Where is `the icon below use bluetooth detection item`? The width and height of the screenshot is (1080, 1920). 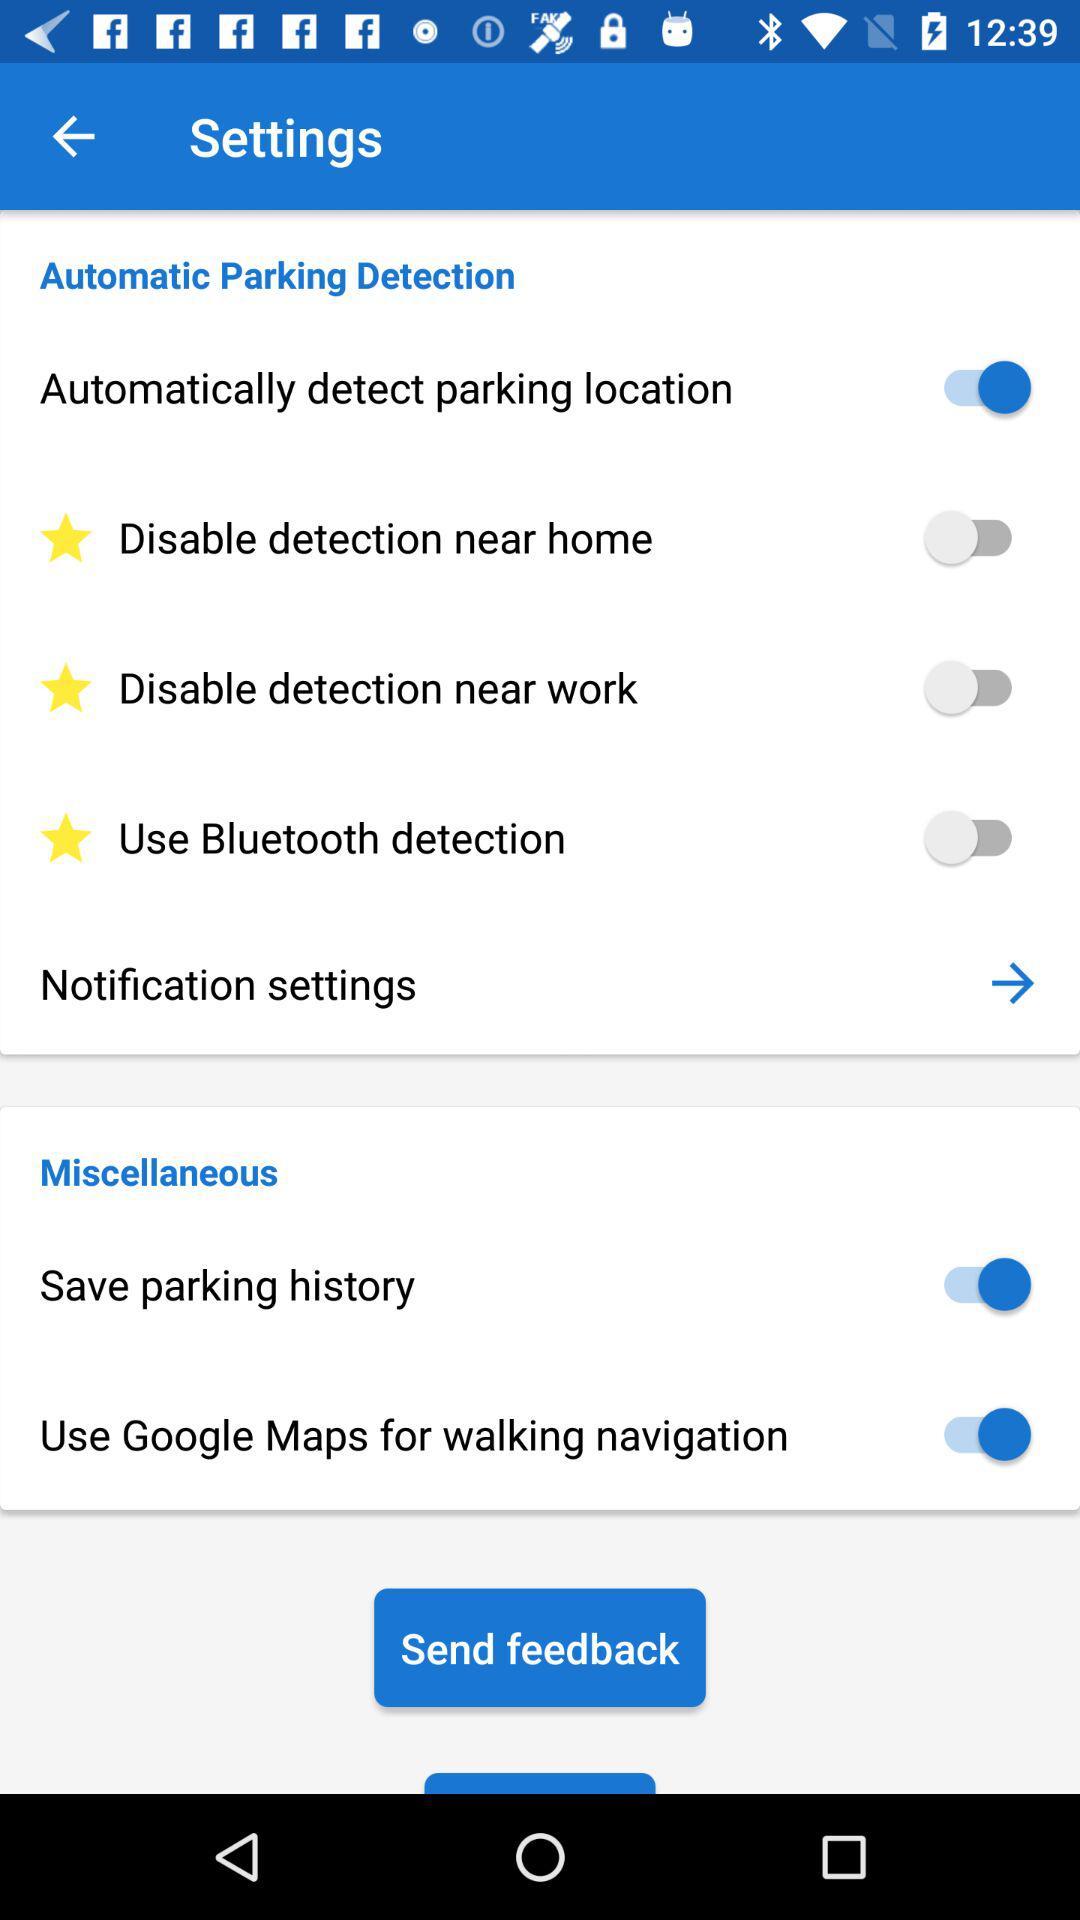 the icon below use bluetooth detection item is located at coordinates (511, 983).